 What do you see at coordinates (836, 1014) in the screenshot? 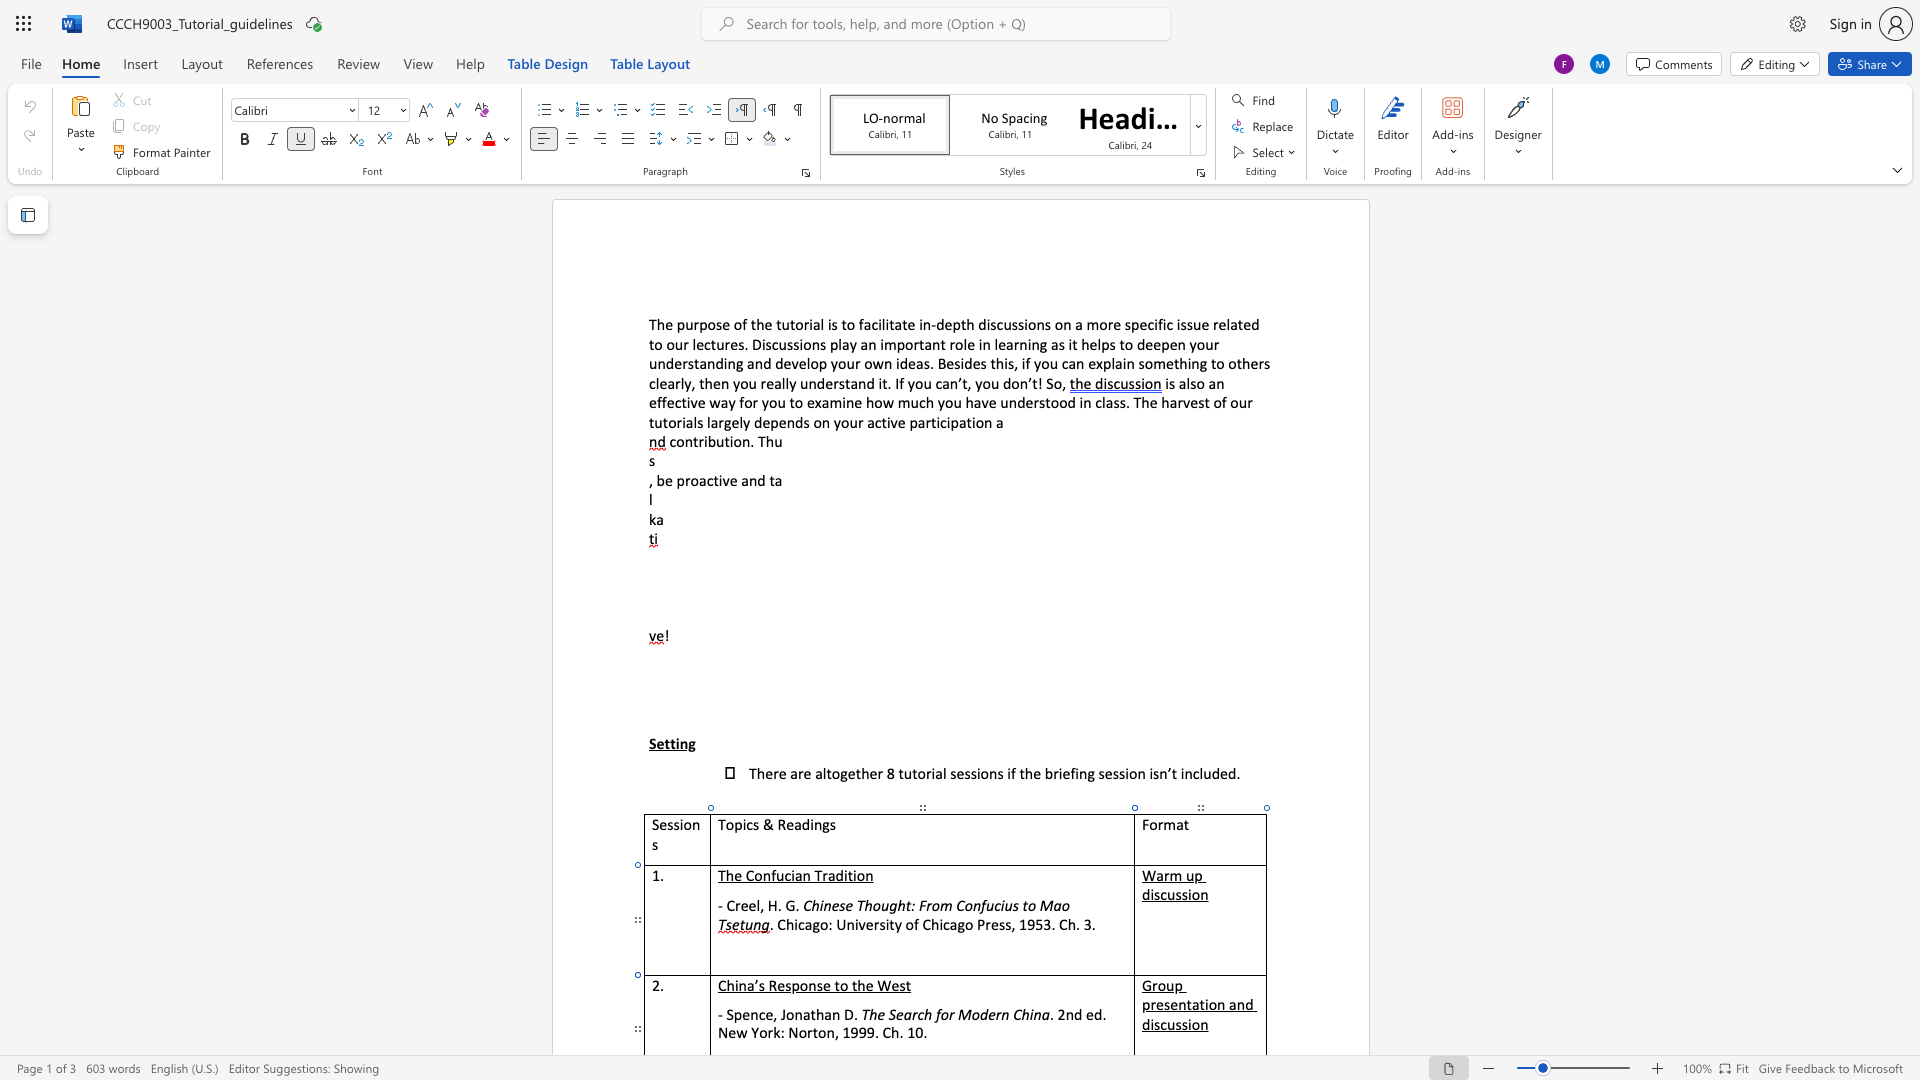
I see `the 3th character "n" in the text` at bounding box center [836, 1014].